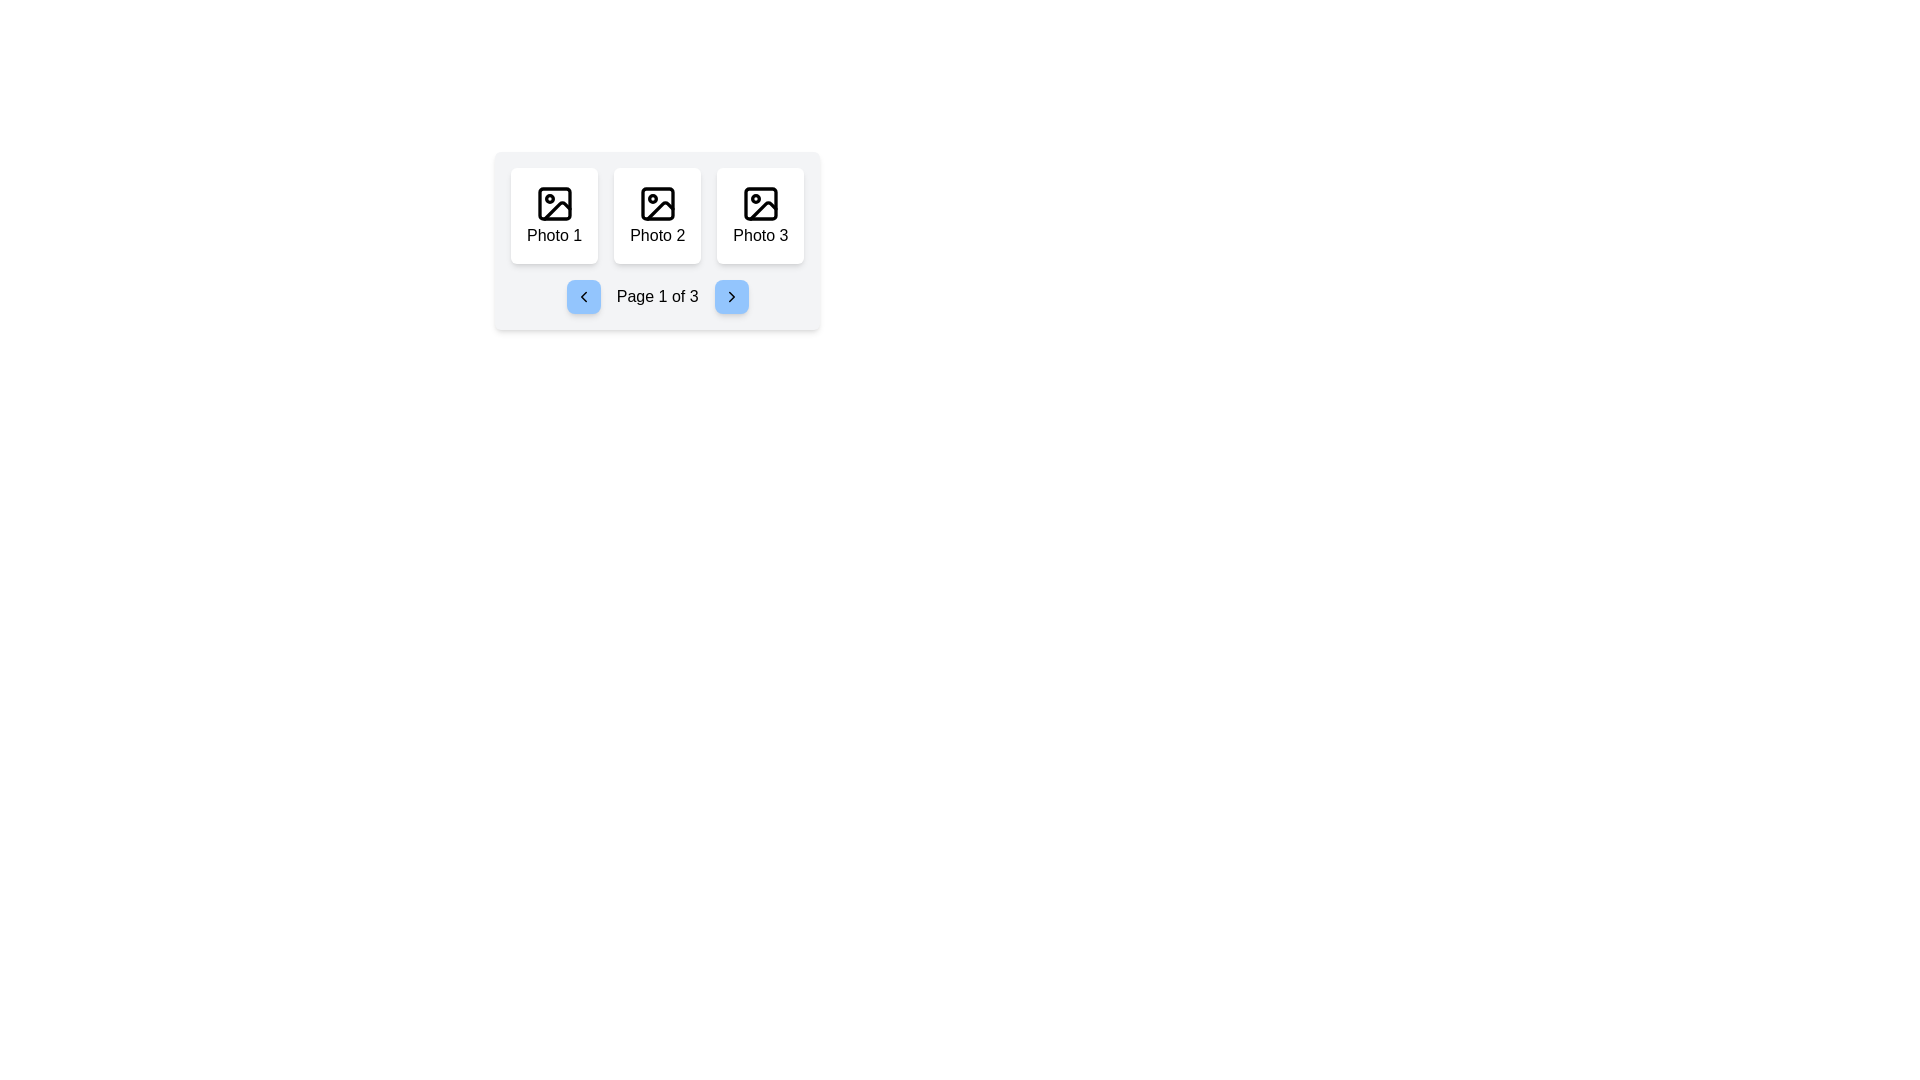 Image resolution: width=1920 pixels, height=1080 pixels. I want to click on the blue button with rounded corners and a right-pointing arrow icon, so click(730, 297).